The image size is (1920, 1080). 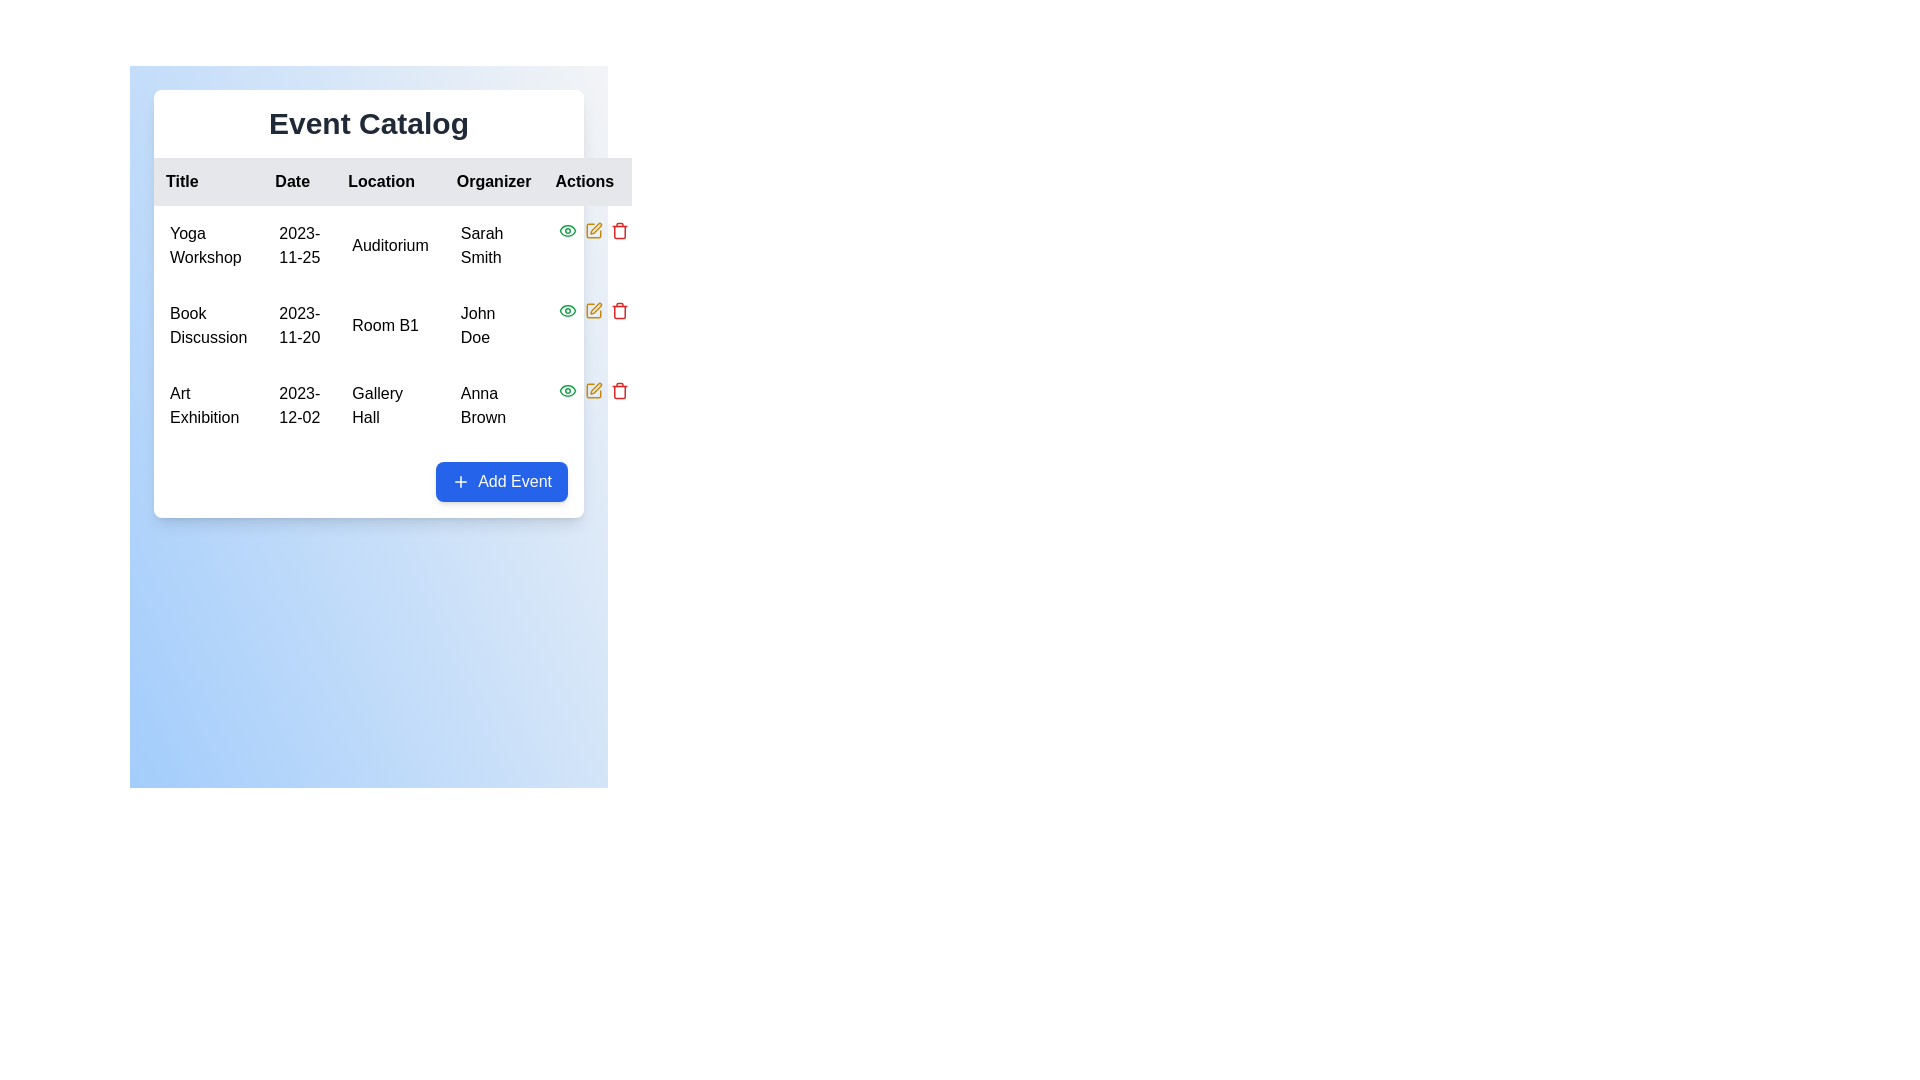 I want to click on the pencil icon in the first row under the 'Actions' column to initiate editing, so click(x=593, y=230).